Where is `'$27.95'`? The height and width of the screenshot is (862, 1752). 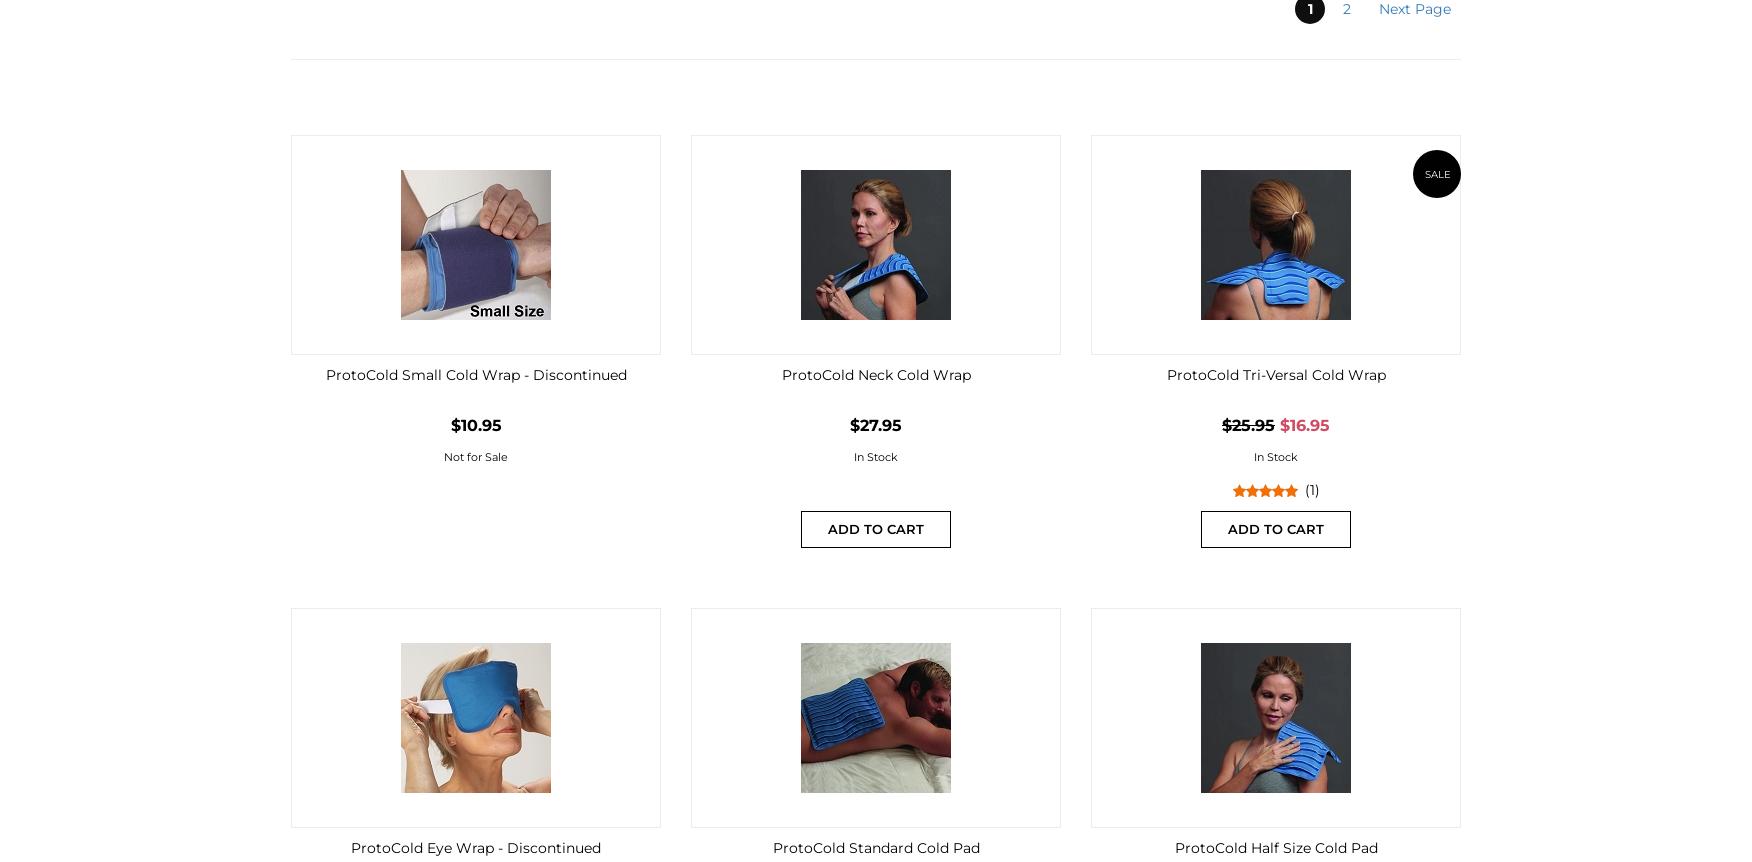
'$27.95' is located at coordinates (876, 424).